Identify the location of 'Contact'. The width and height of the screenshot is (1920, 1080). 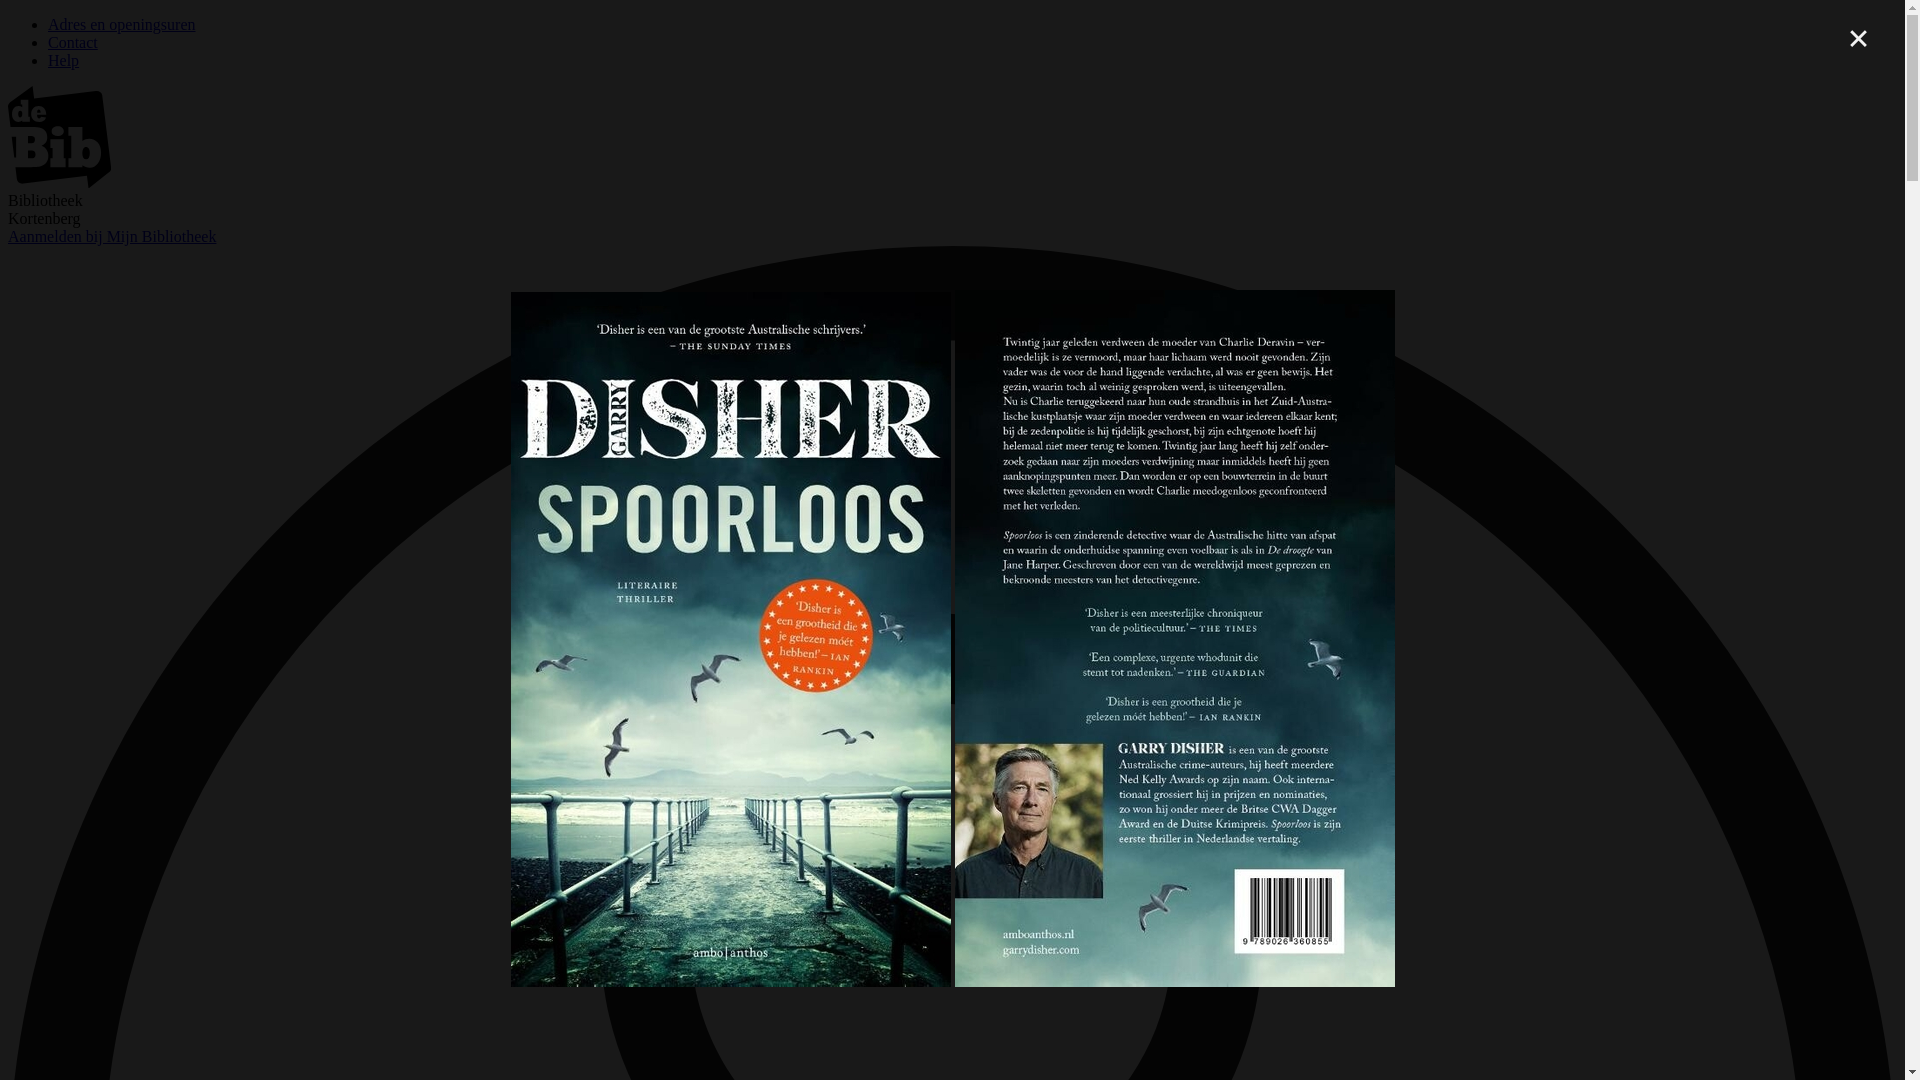
(72, 42).